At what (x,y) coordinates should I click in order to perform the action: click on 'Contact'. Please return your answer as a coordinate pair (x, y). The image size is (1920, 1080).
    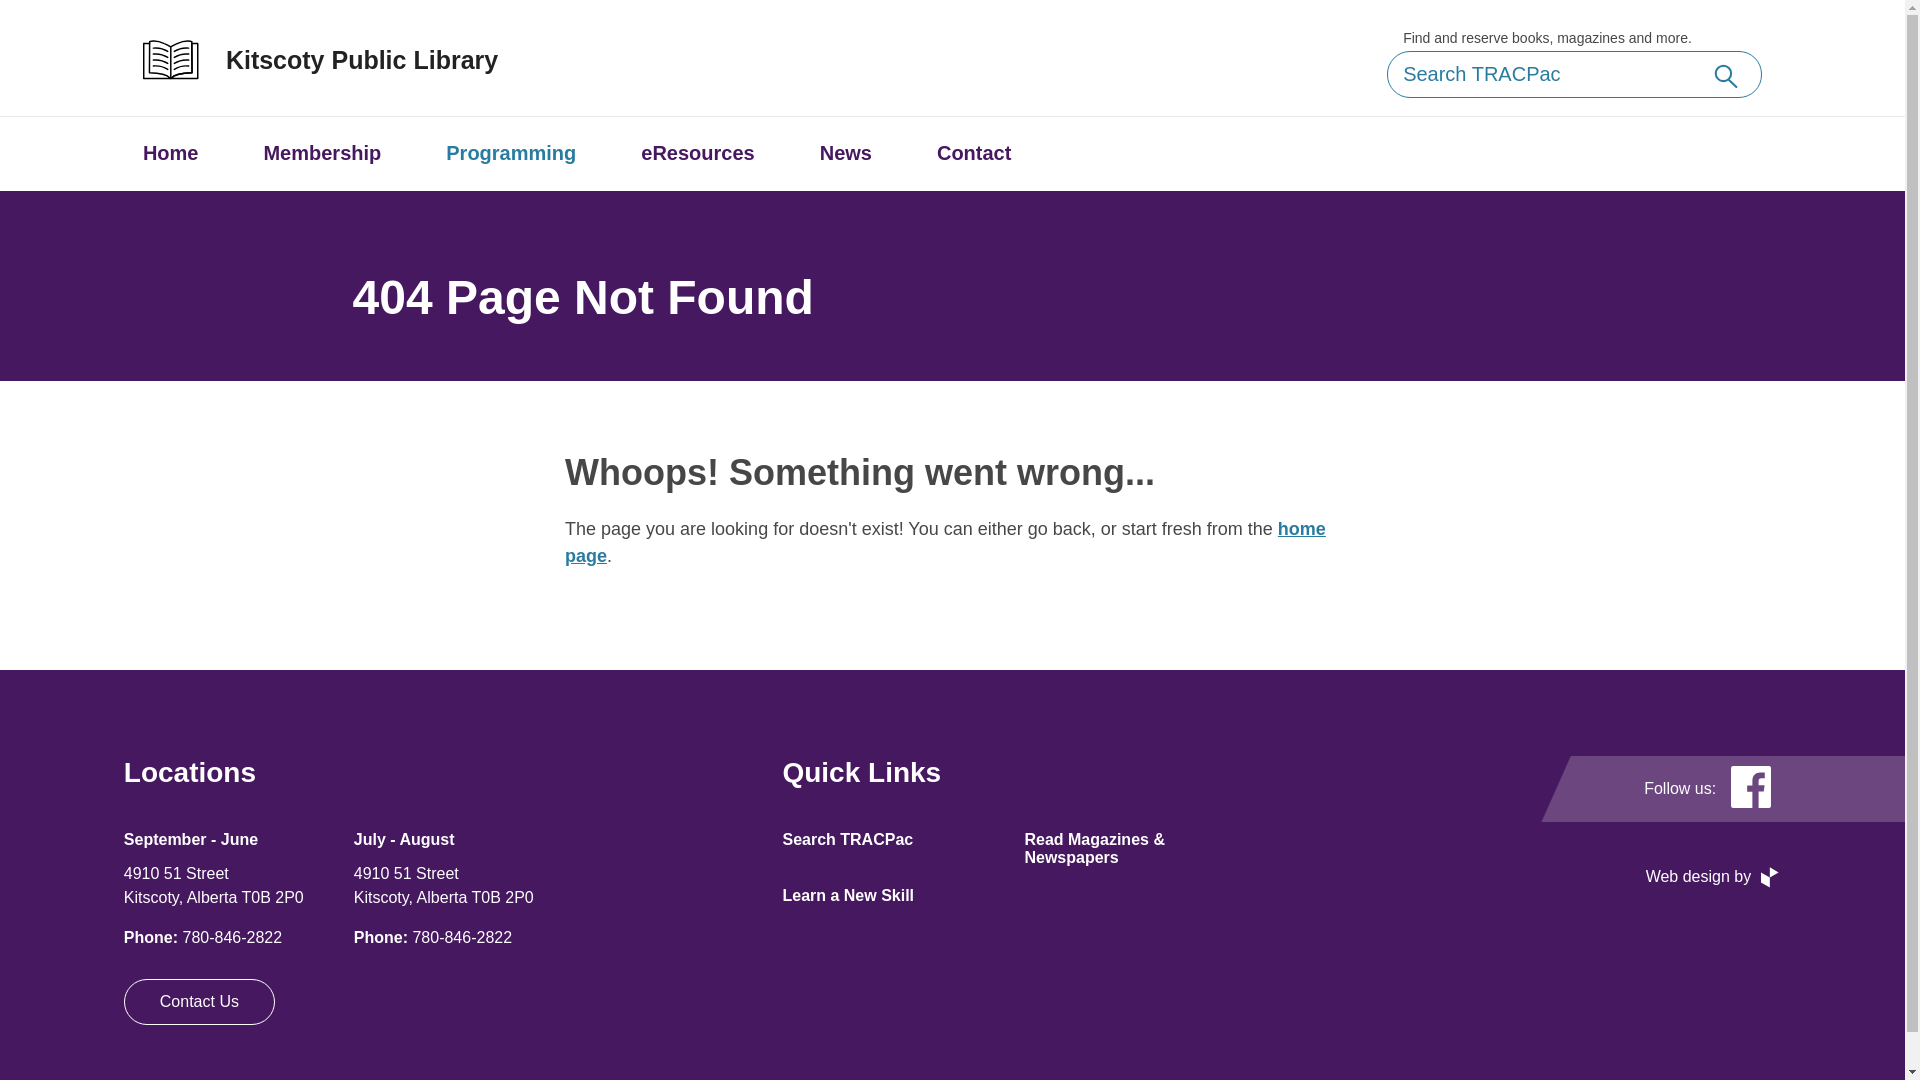
    Looking at the image, I should click on (974, 152).